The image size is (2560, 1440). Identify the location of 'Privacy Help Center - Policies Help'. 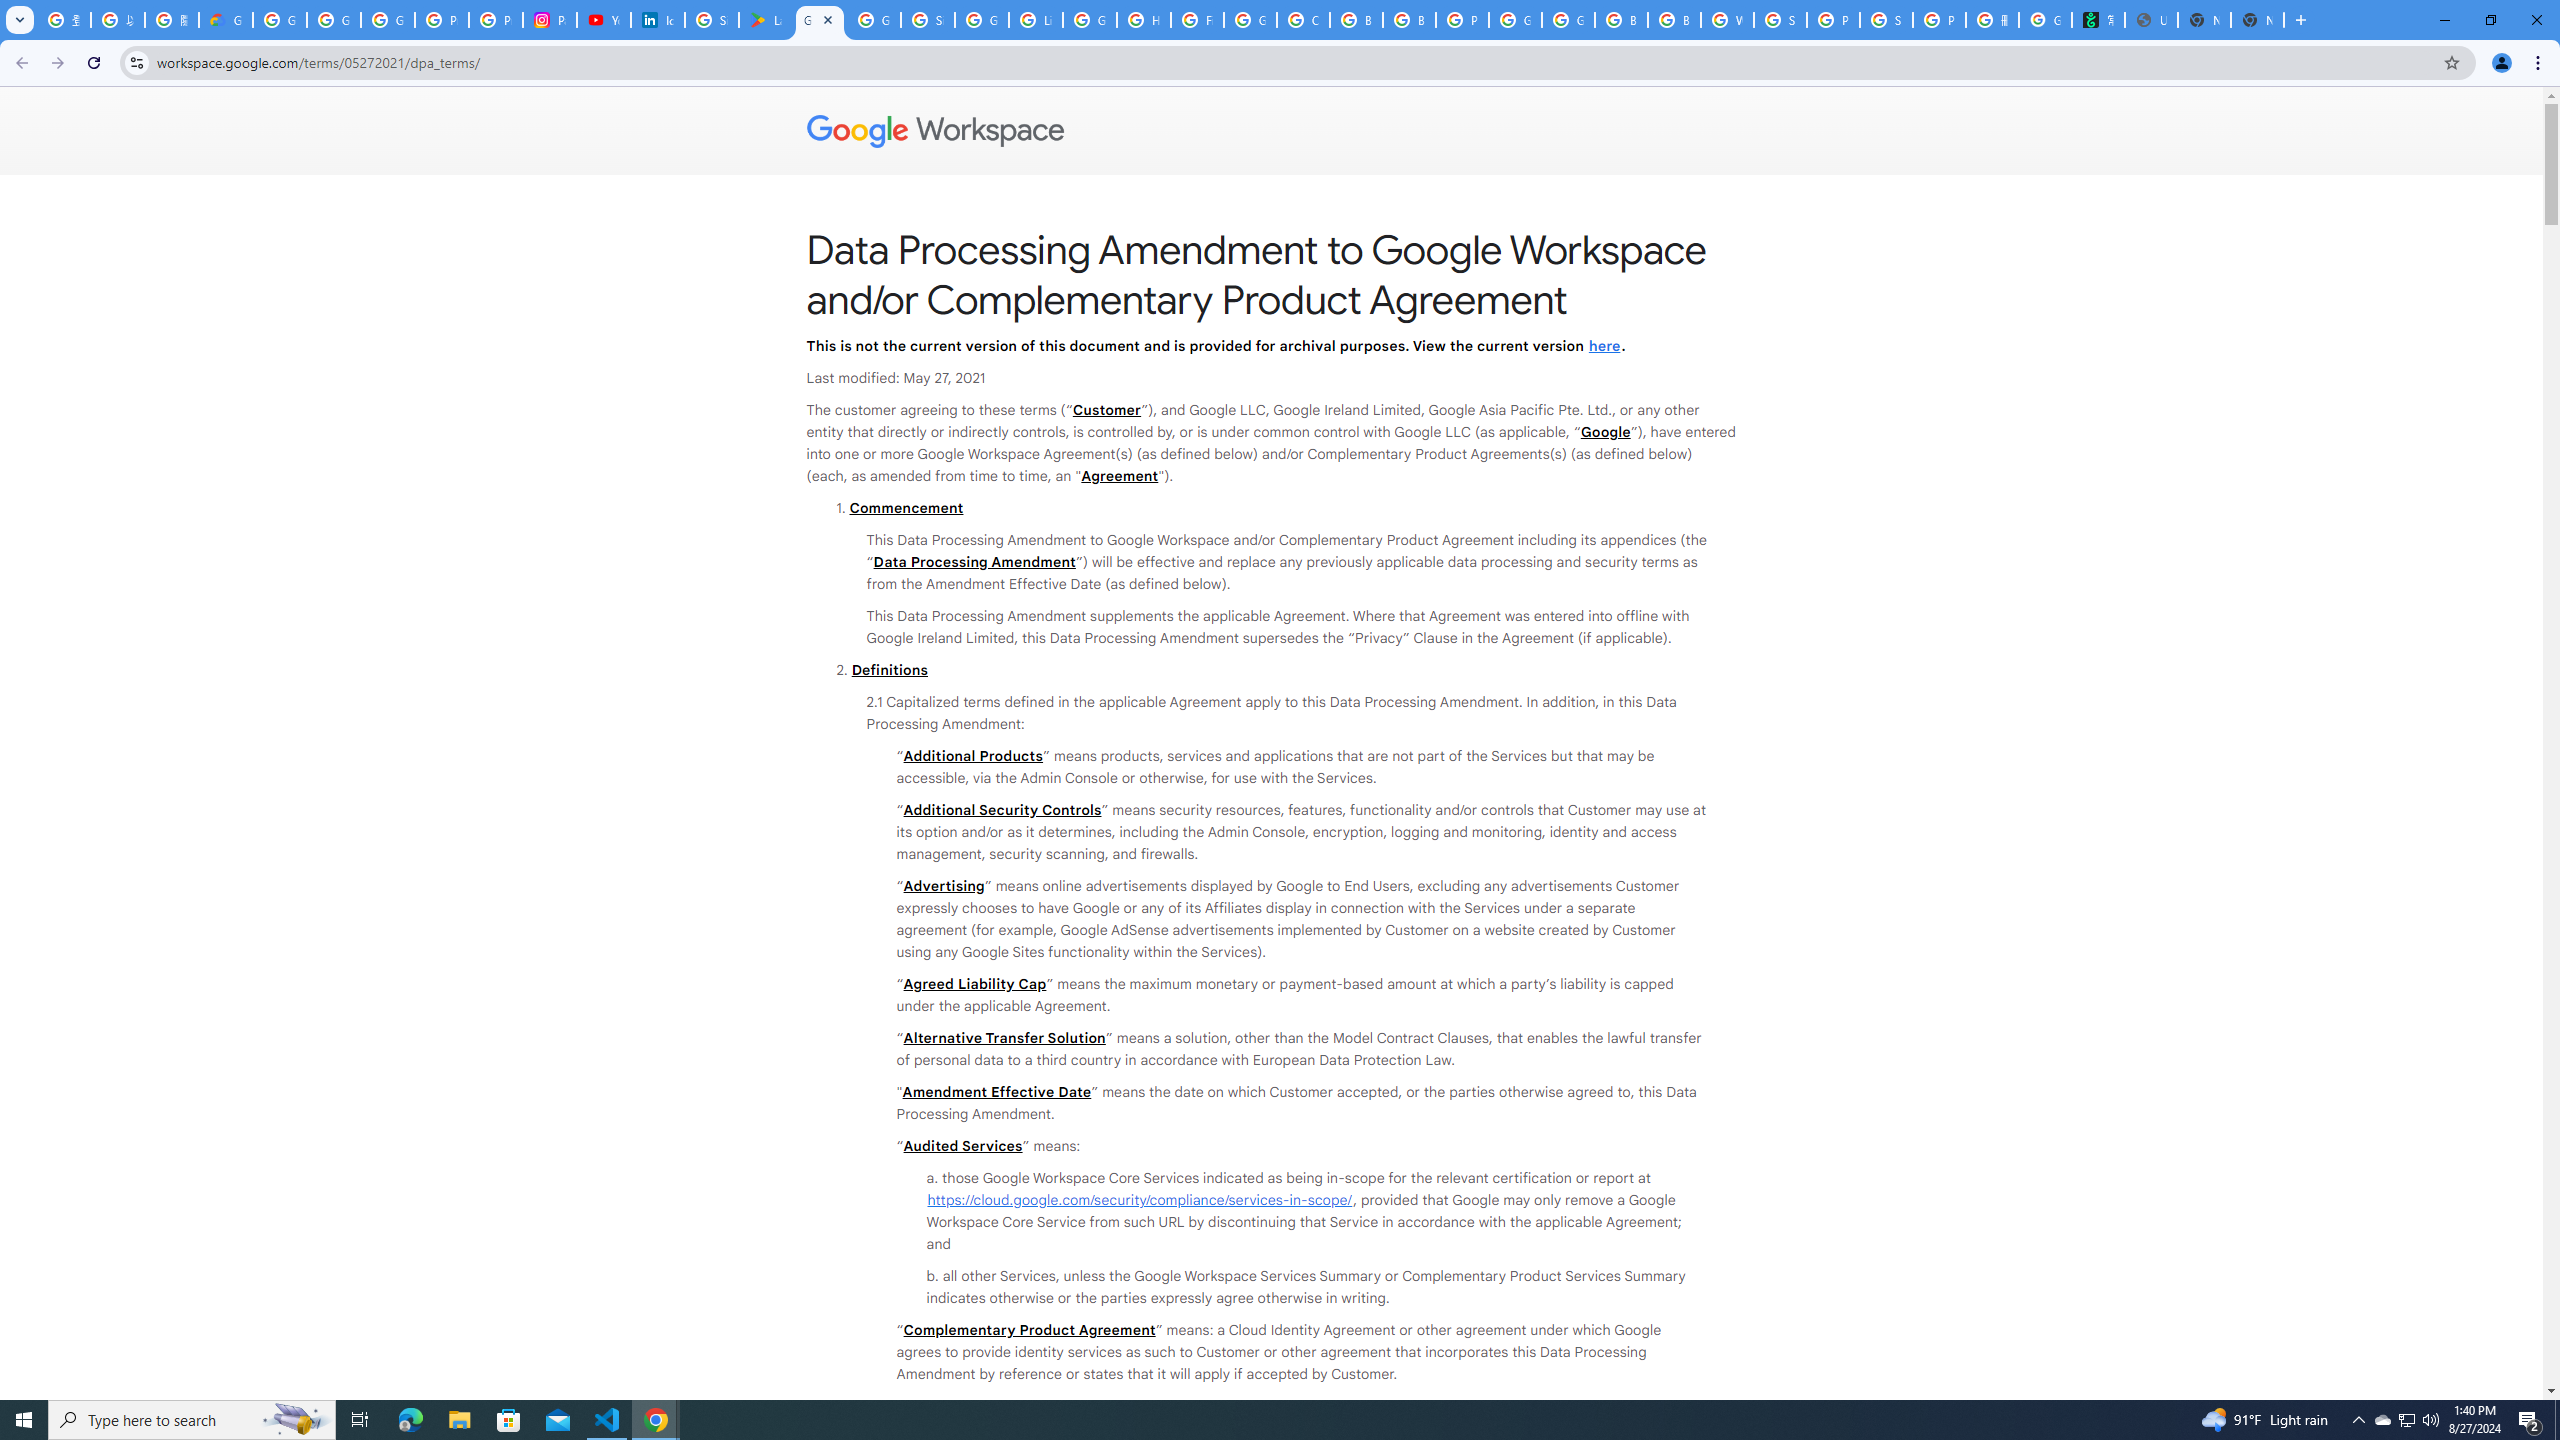
(496, 19).